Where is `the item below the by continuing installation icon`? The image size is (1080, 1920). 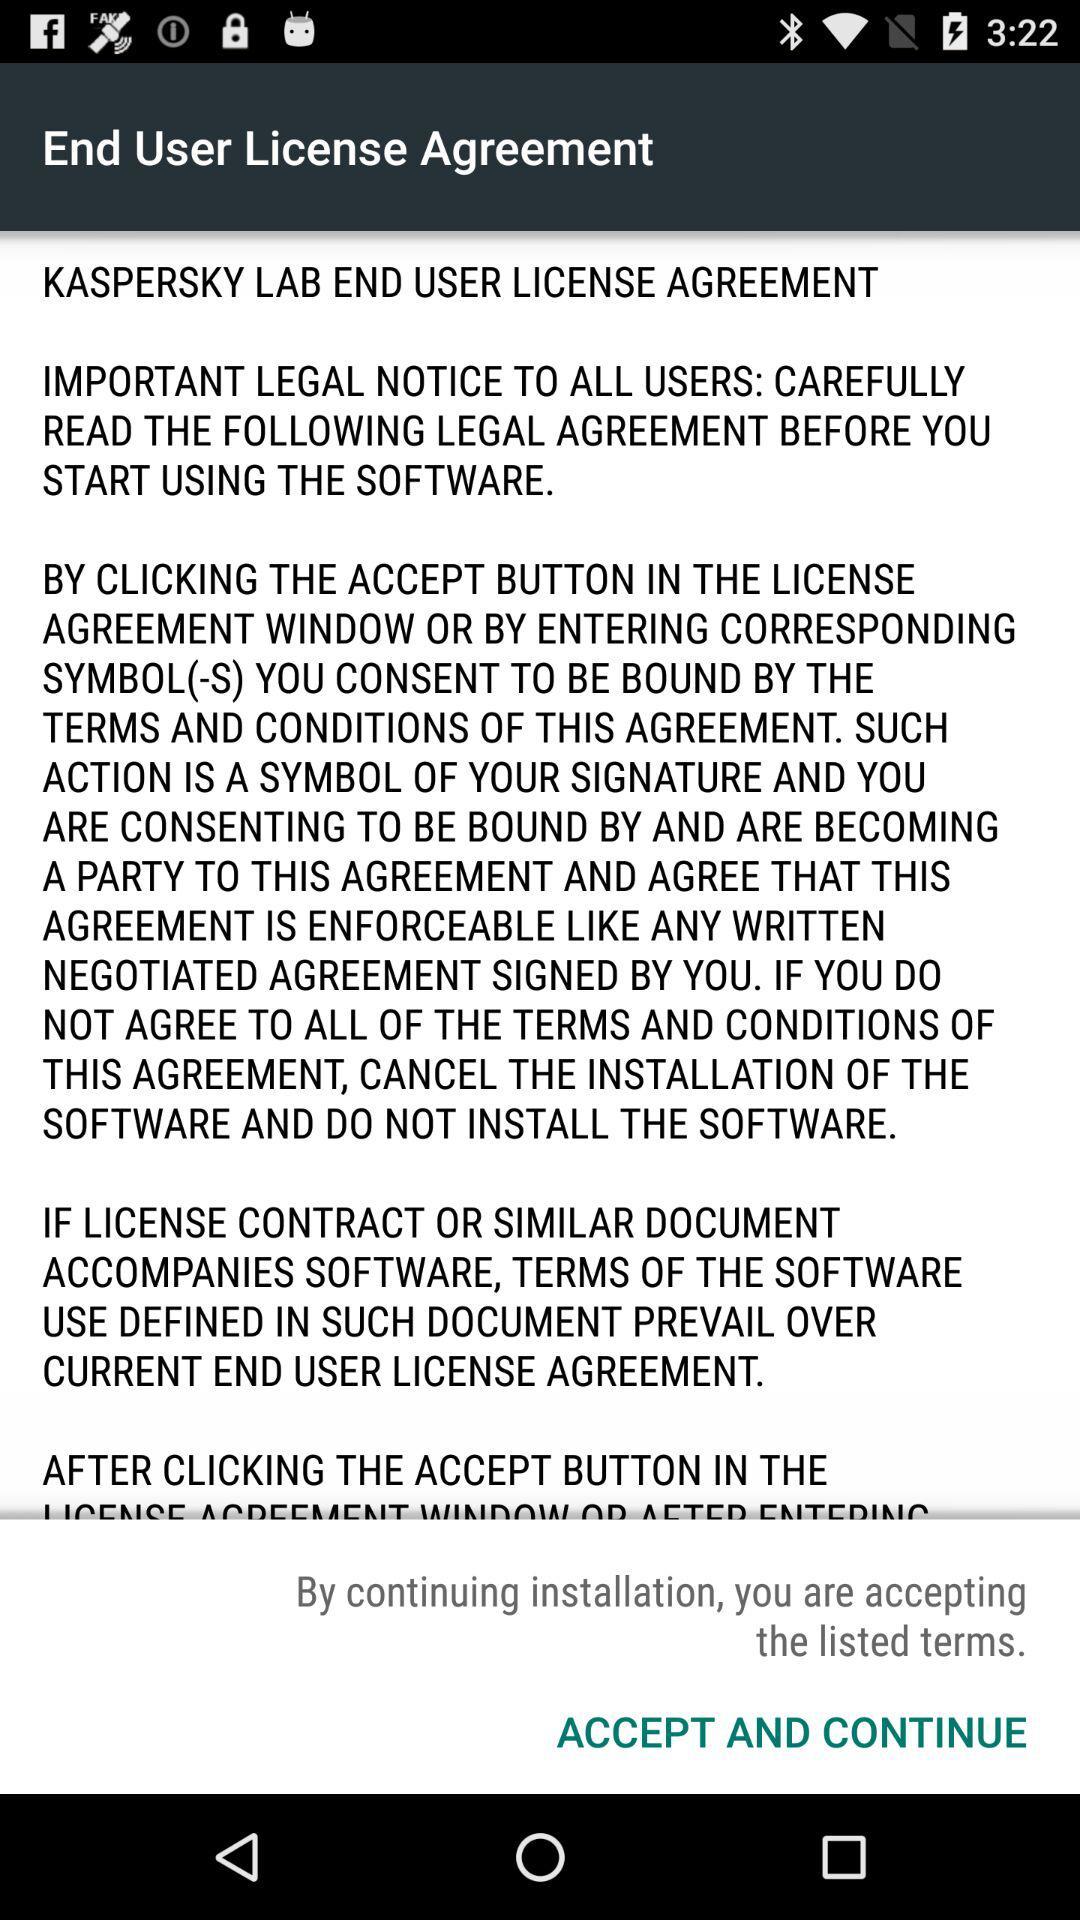 the item below the by continuing installation icon is located at coordinates (790, 1730).